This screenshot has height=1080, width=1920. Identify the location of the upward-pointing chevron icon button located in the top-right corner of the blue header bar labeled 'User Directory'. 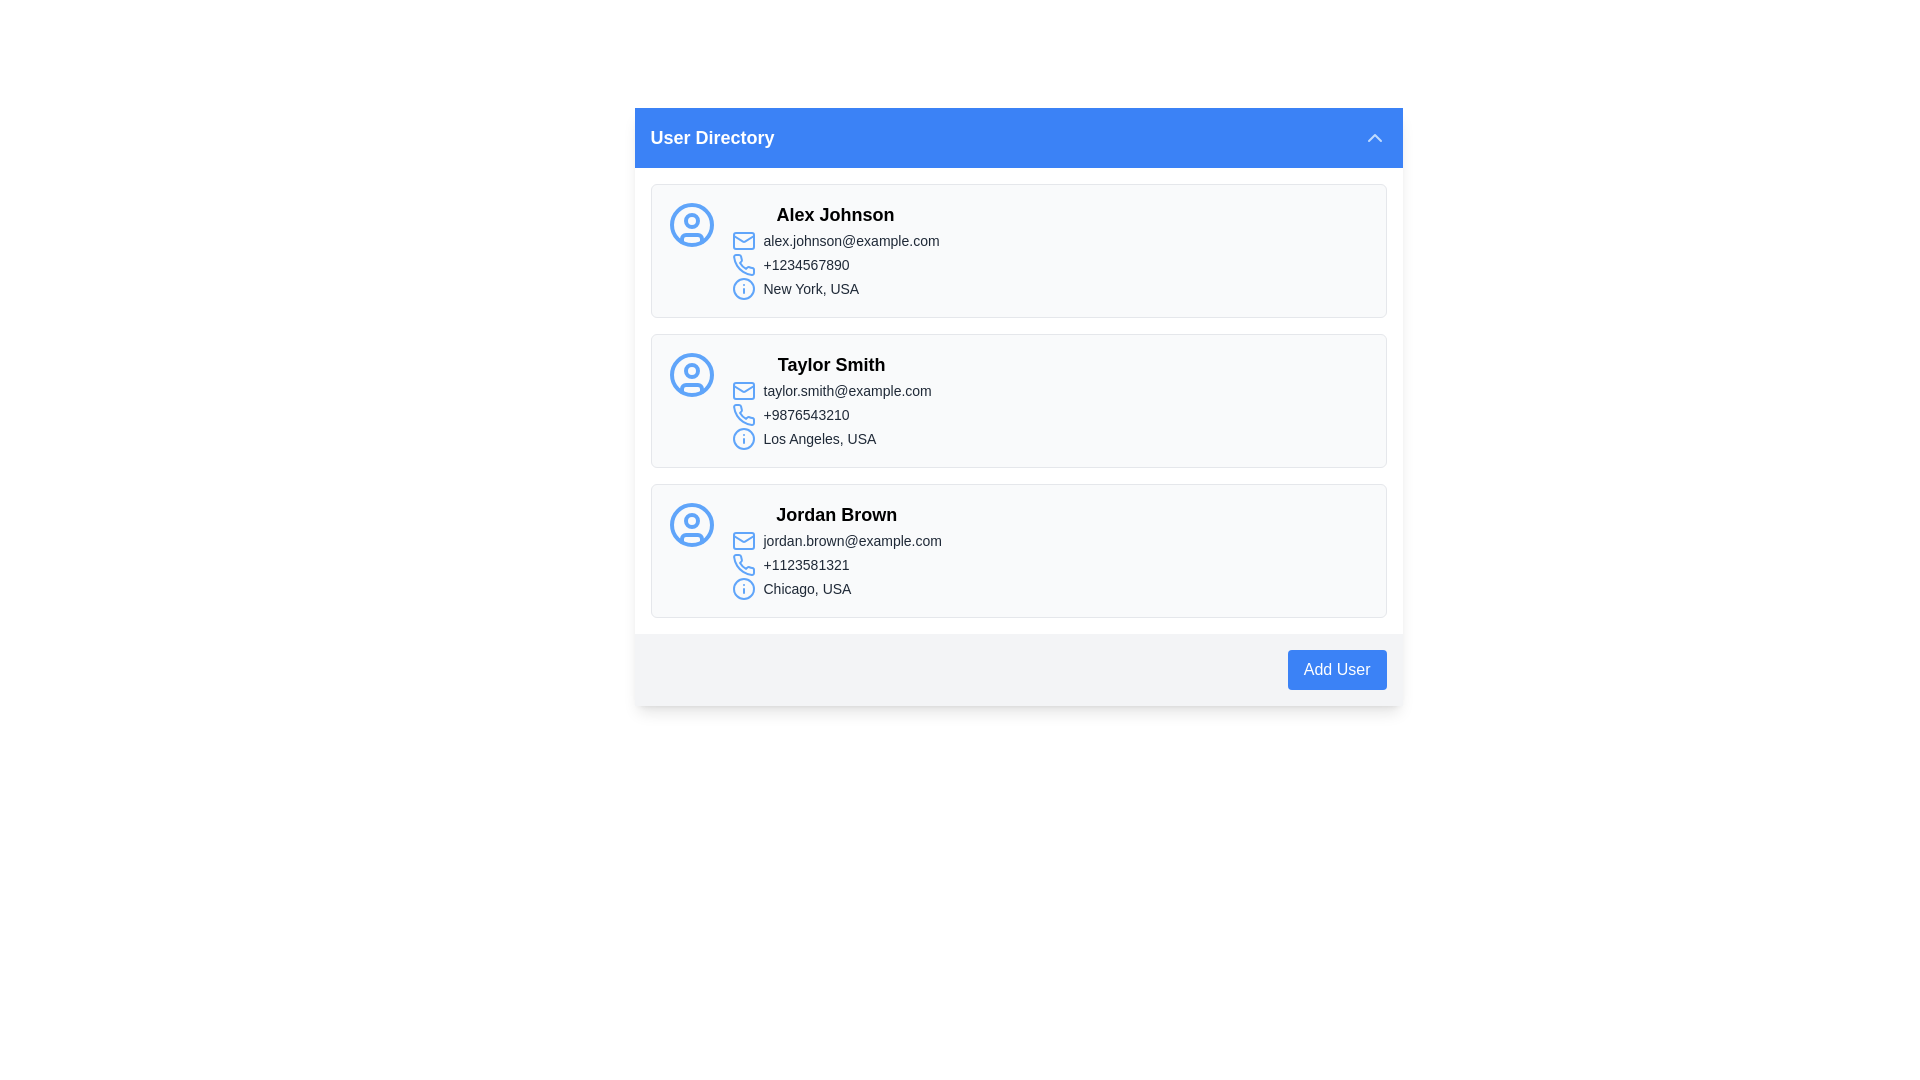
(1373, 137).